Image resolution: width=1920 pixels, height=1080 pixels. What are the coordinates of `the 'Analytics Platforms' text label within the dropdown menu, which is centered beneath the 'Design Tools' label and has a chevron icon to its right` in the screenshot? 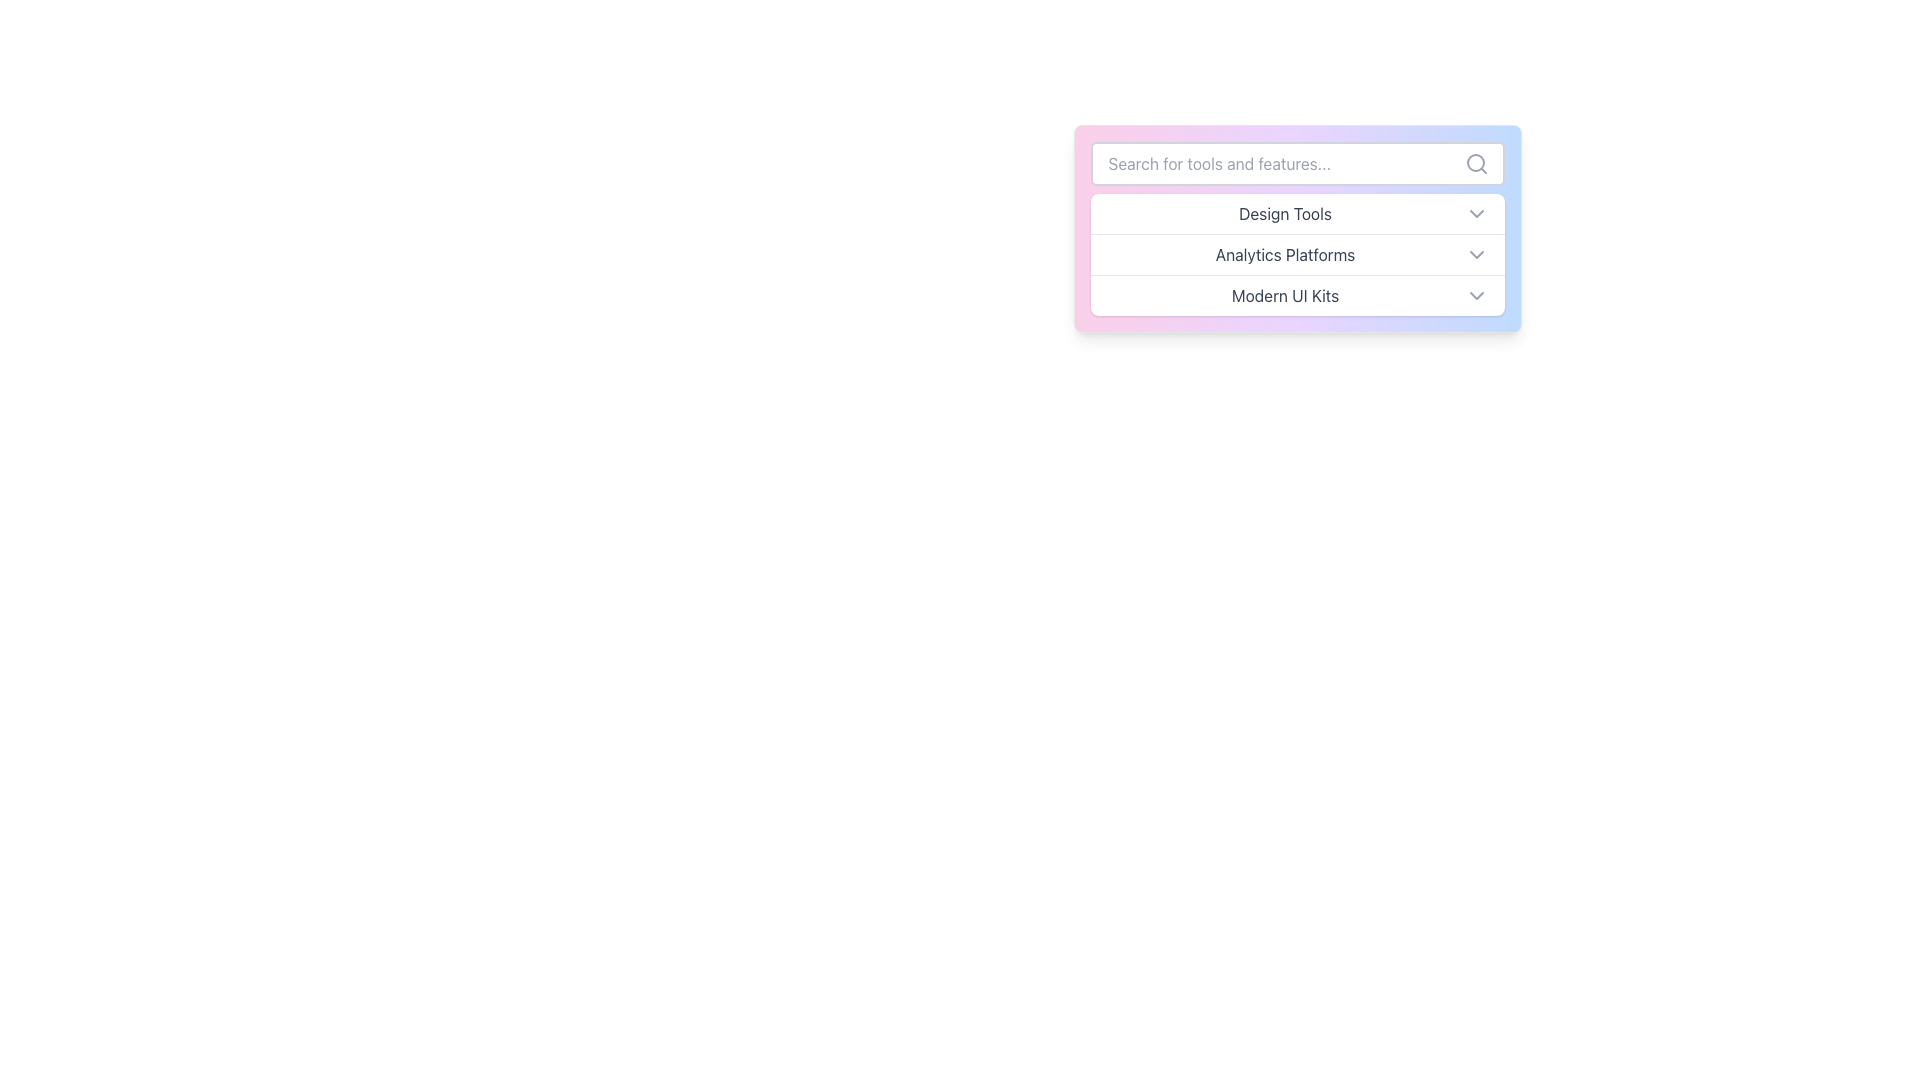 It's located at (1285, 253).